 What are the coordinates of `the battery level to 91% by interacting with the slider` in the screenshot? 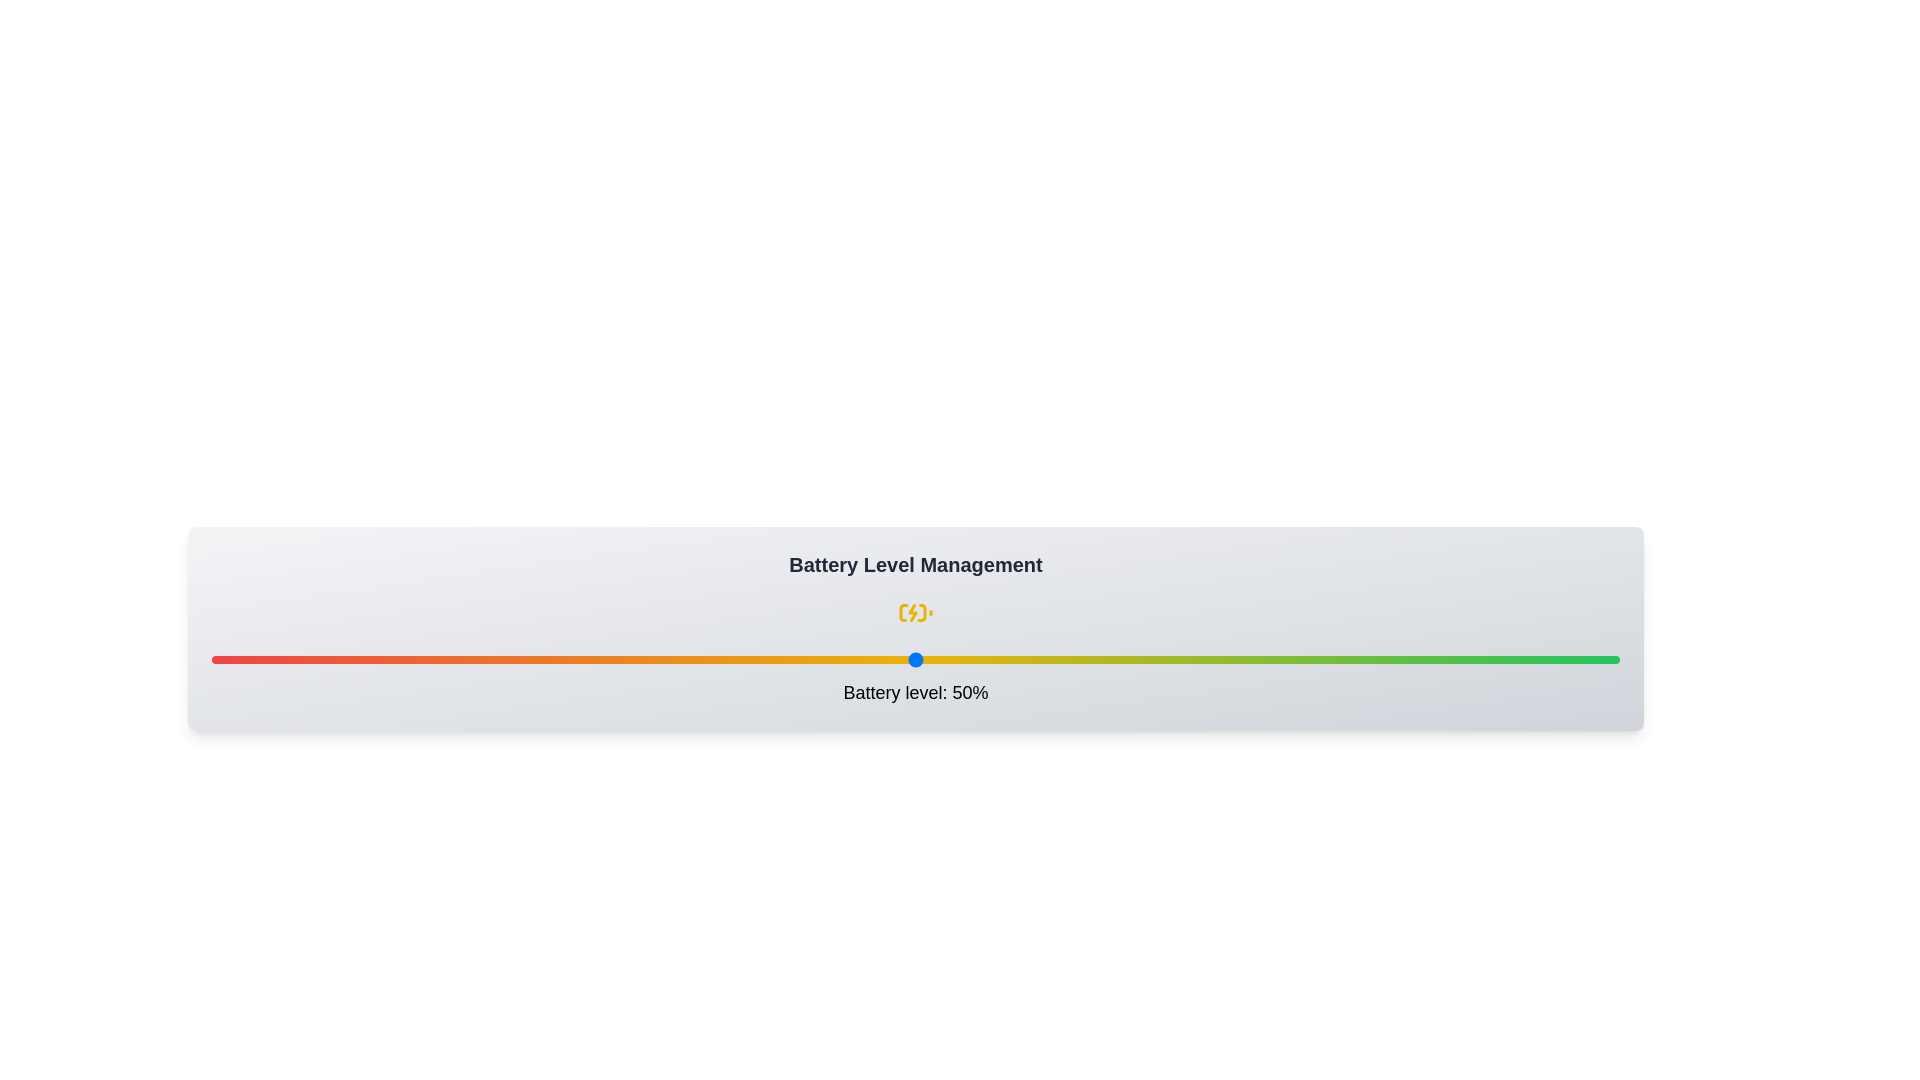 It's located at (1493, 659).